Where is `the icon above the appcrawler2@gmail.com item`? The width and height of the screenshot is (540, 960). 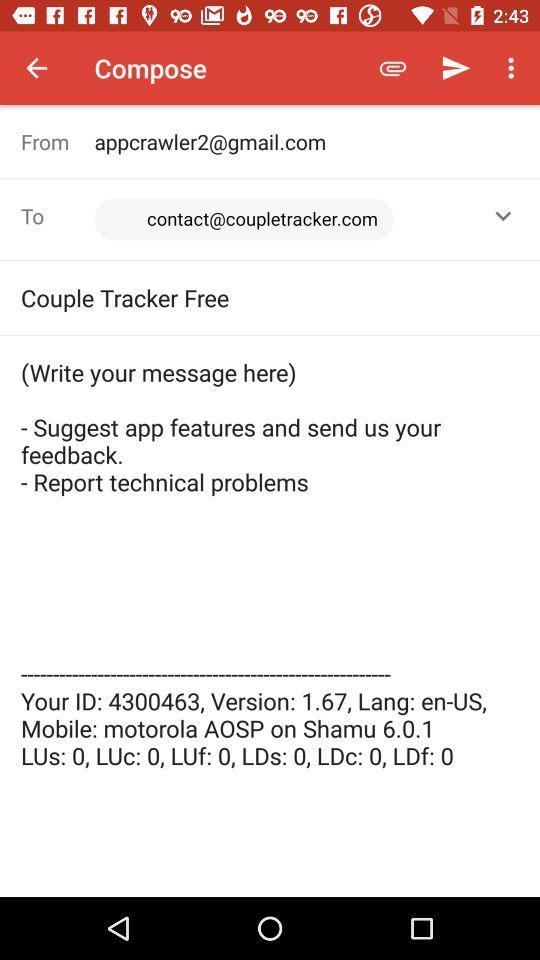 the icon above the appcrawler2@gmail.com item is located at coordinates (513, 68).